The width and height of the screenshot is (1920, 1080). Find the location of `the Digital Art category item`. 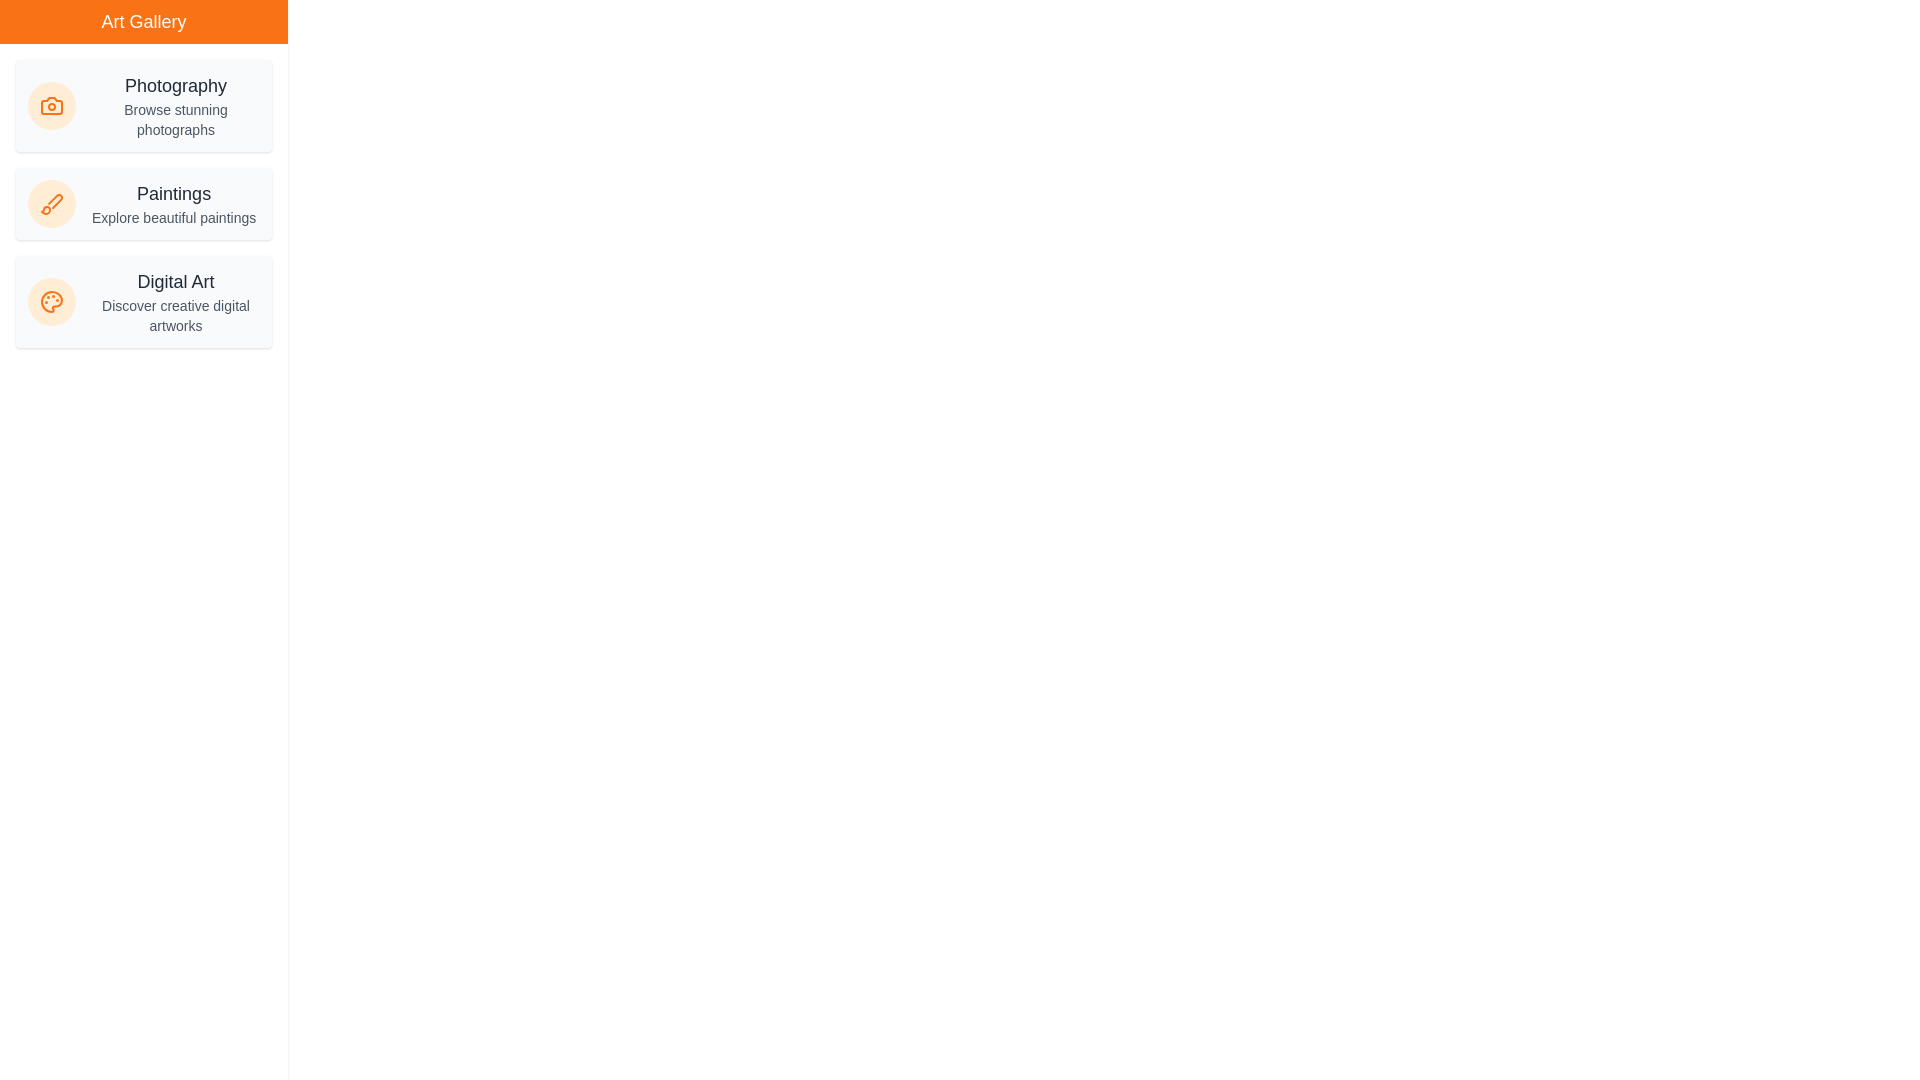

the Digital Art category item is located at coordinates (143, 301).